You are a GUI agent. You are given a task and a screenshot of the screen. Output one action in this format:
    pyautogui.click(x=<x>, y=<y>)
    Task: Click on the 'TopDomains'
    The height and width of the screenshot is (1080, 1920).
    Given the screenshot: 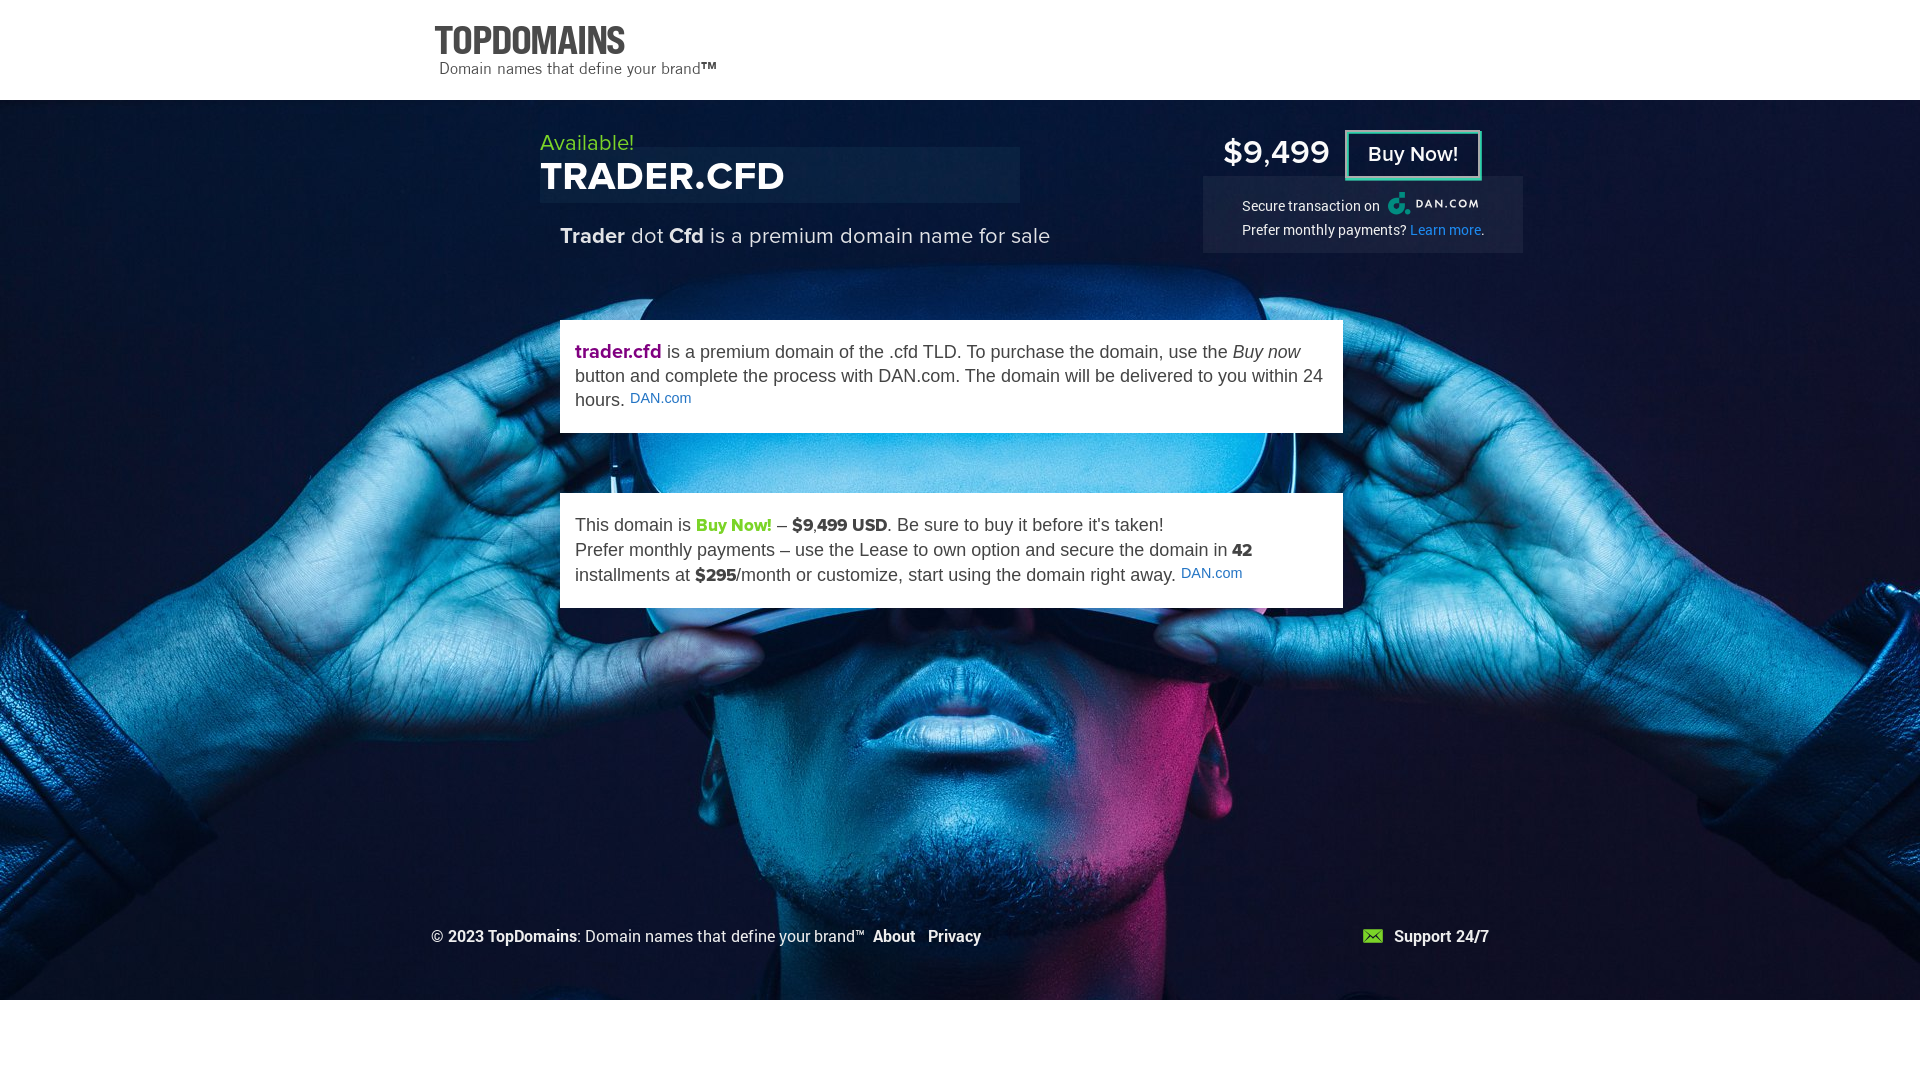 What is the action you would take?
    pyautogui.click(x=532, y=935)
    